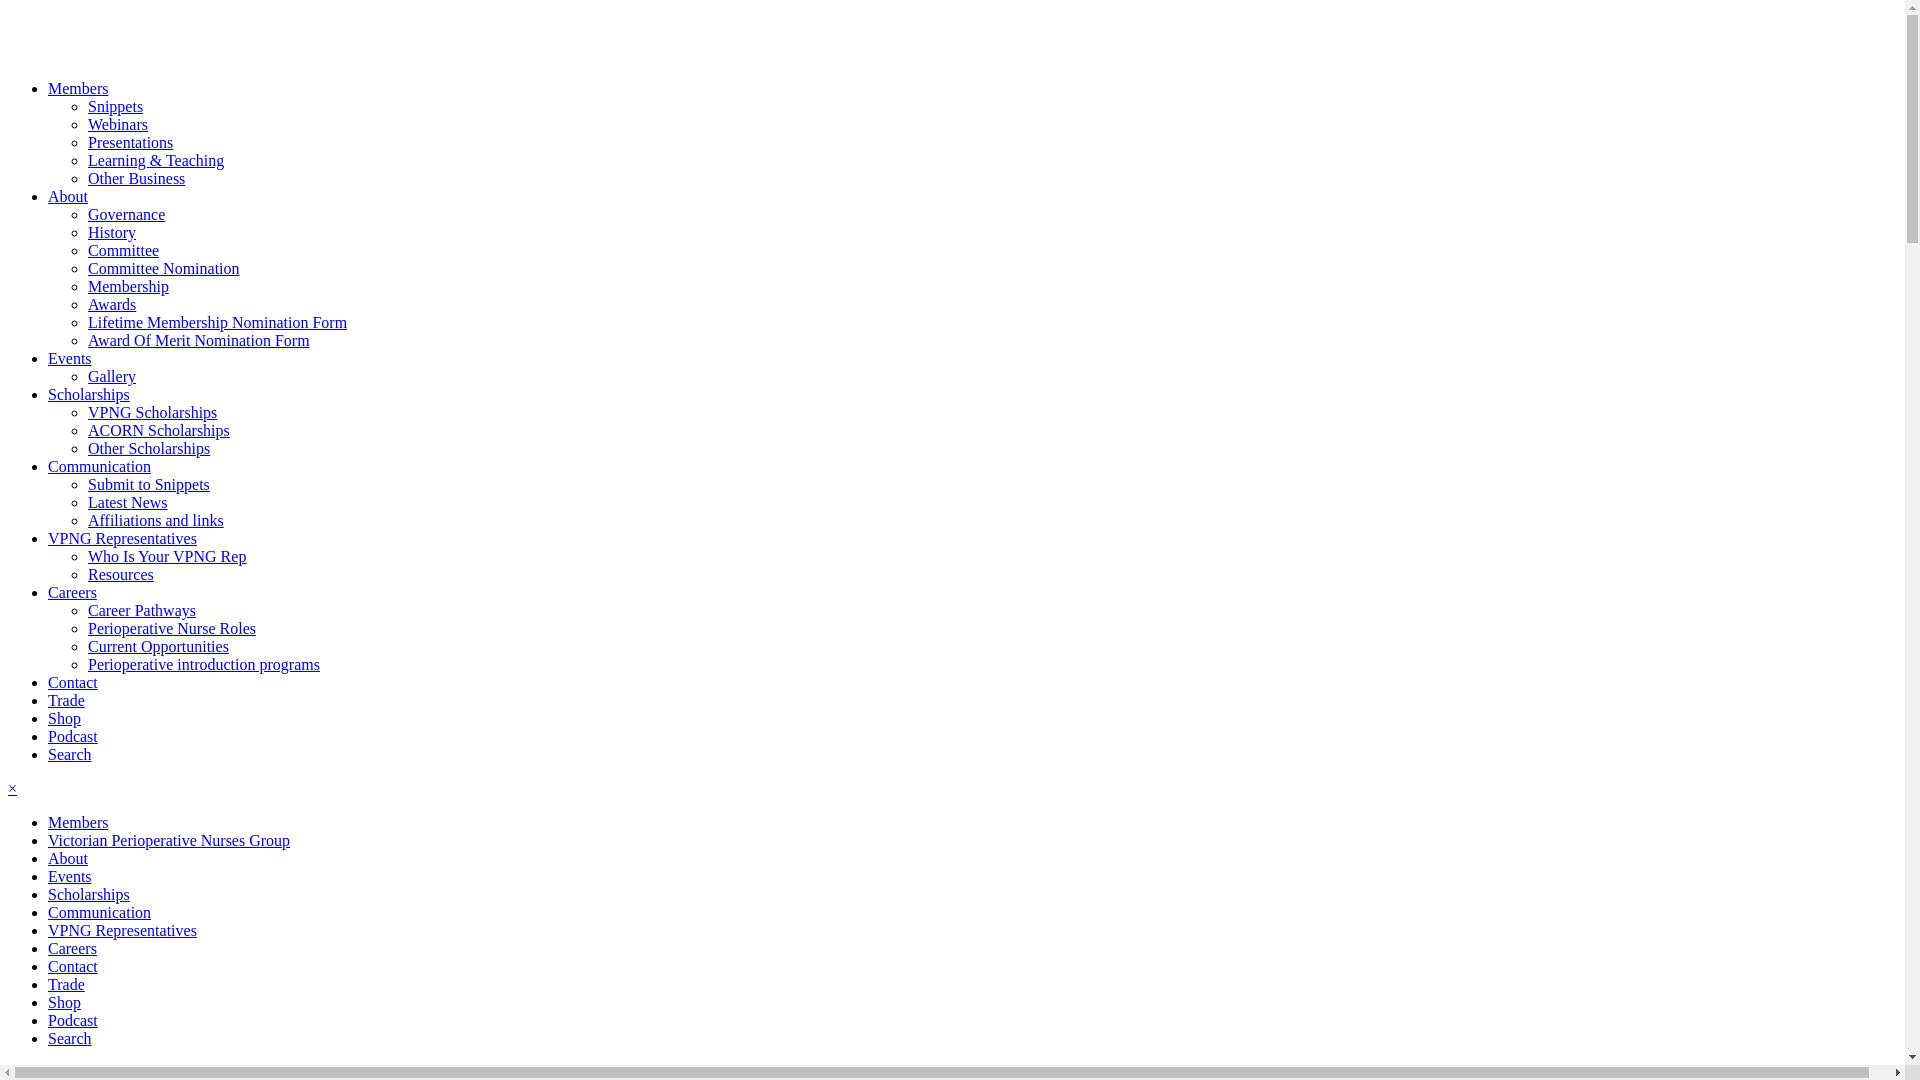 Image resolution: width=1920 pixels, height=1080 pixels. What do you see at coordinates (86, 501) in the screenshot?
I see `'Latest News'` at bounding box center [86, 501].